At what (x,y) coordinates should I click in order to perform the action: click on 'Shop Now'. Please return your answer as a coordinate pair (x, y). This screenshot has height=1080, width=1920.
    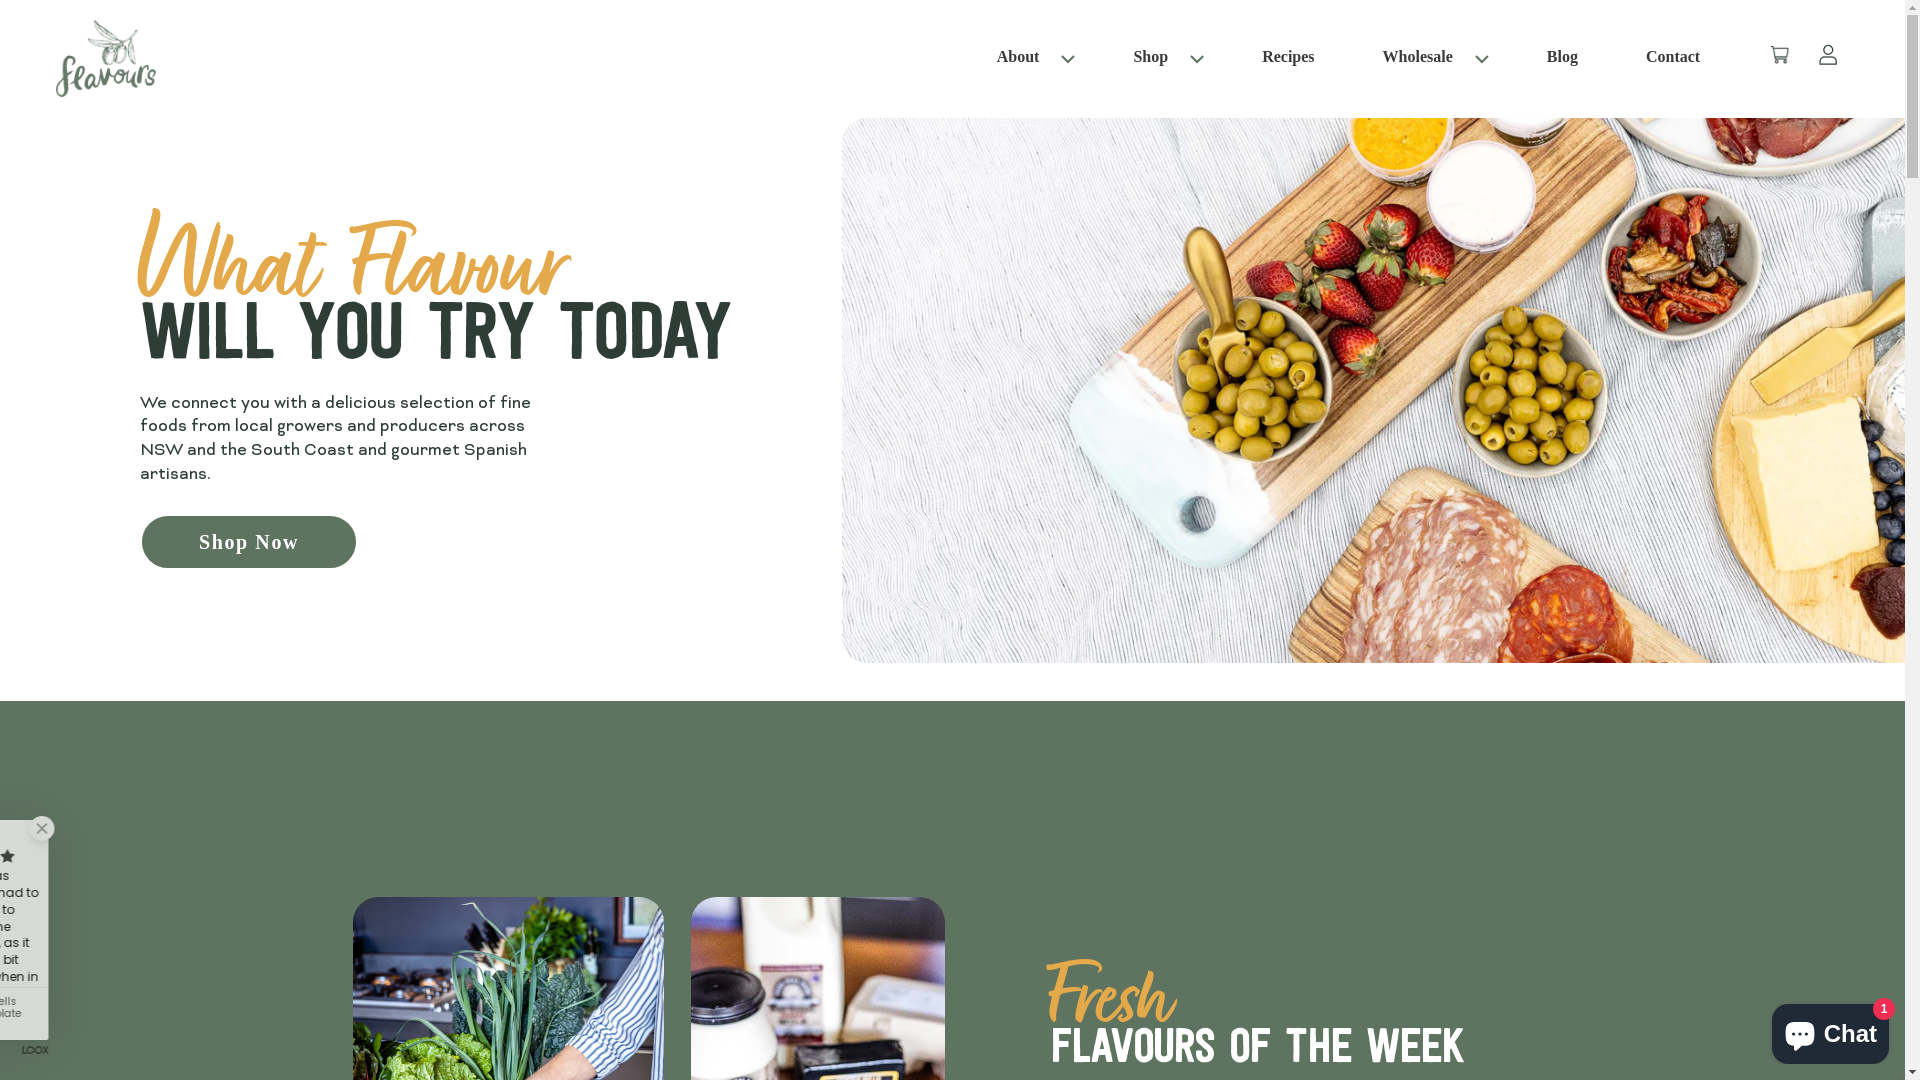
    Looking at the image, I should click on (248, 542).